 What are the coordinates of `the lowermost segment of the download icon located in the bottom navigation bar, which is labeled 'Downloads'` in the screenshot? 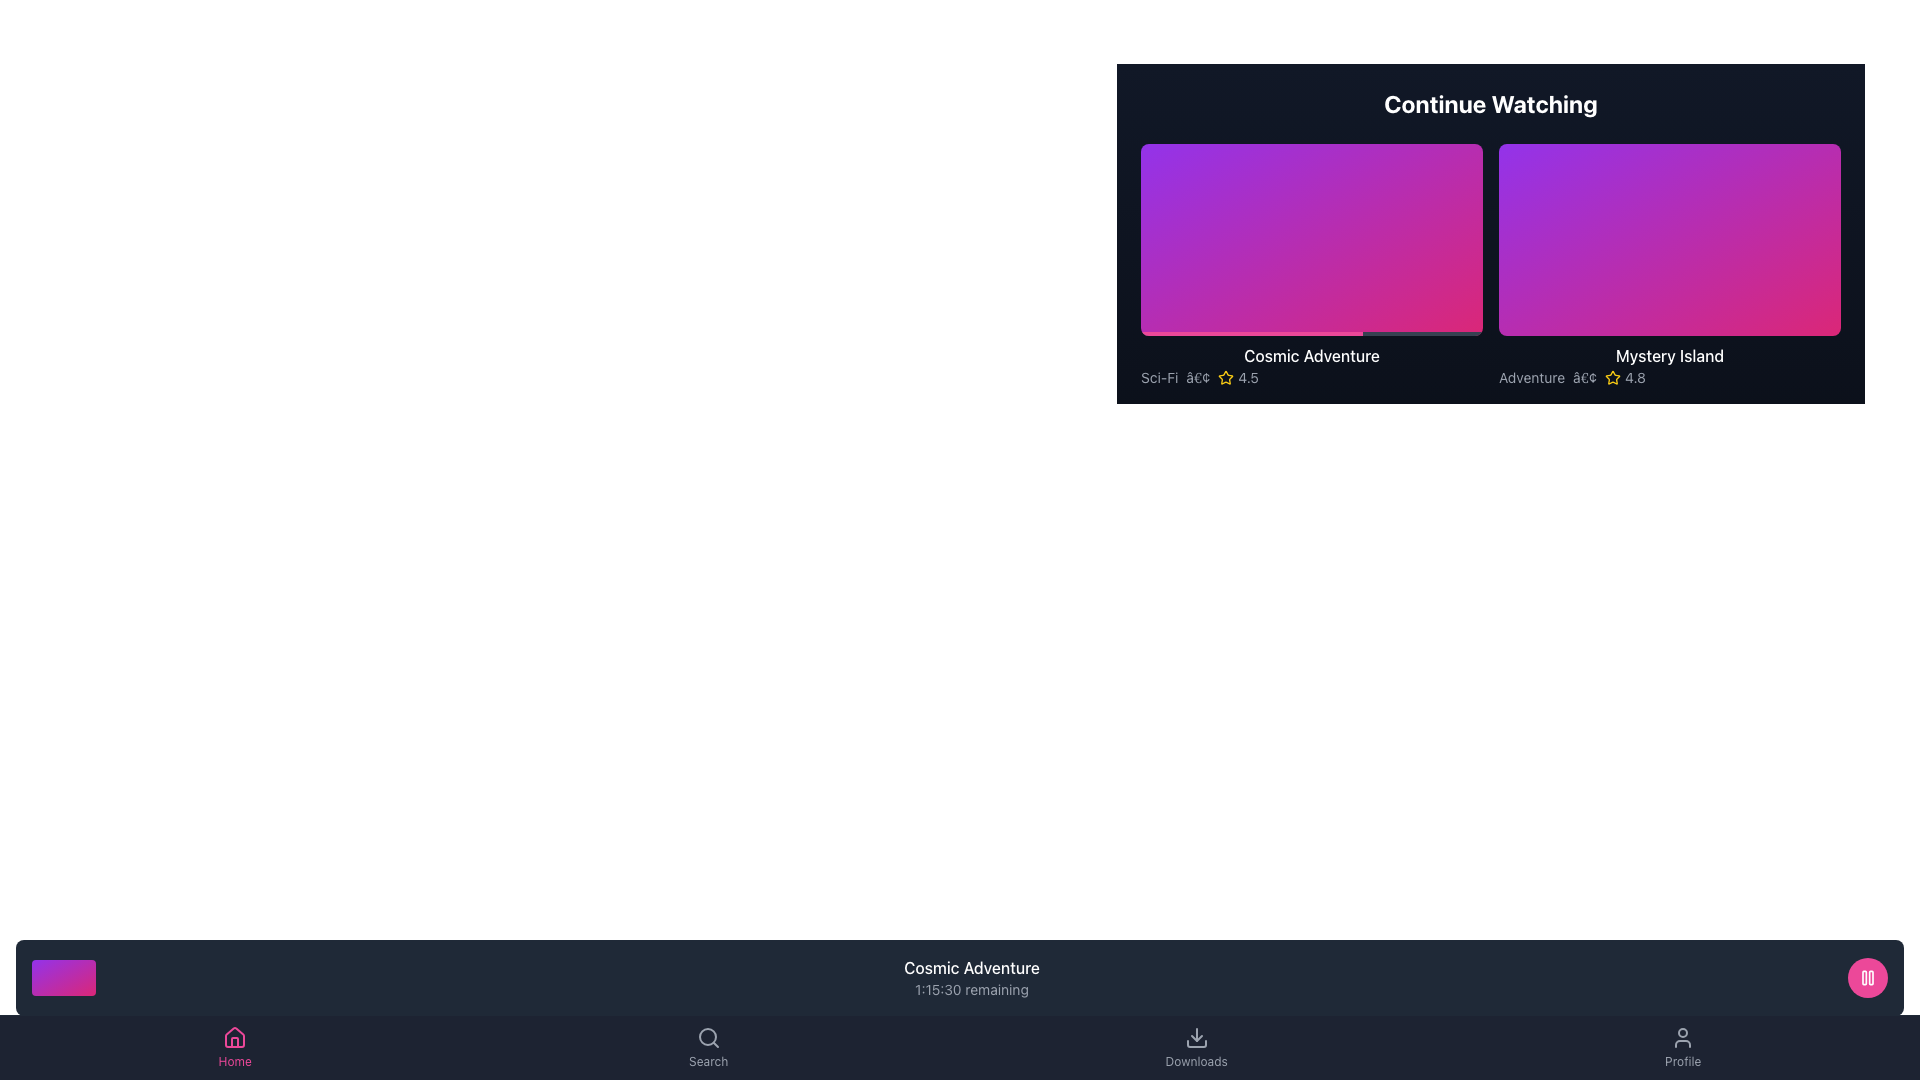 It's located at (1196, 1043).